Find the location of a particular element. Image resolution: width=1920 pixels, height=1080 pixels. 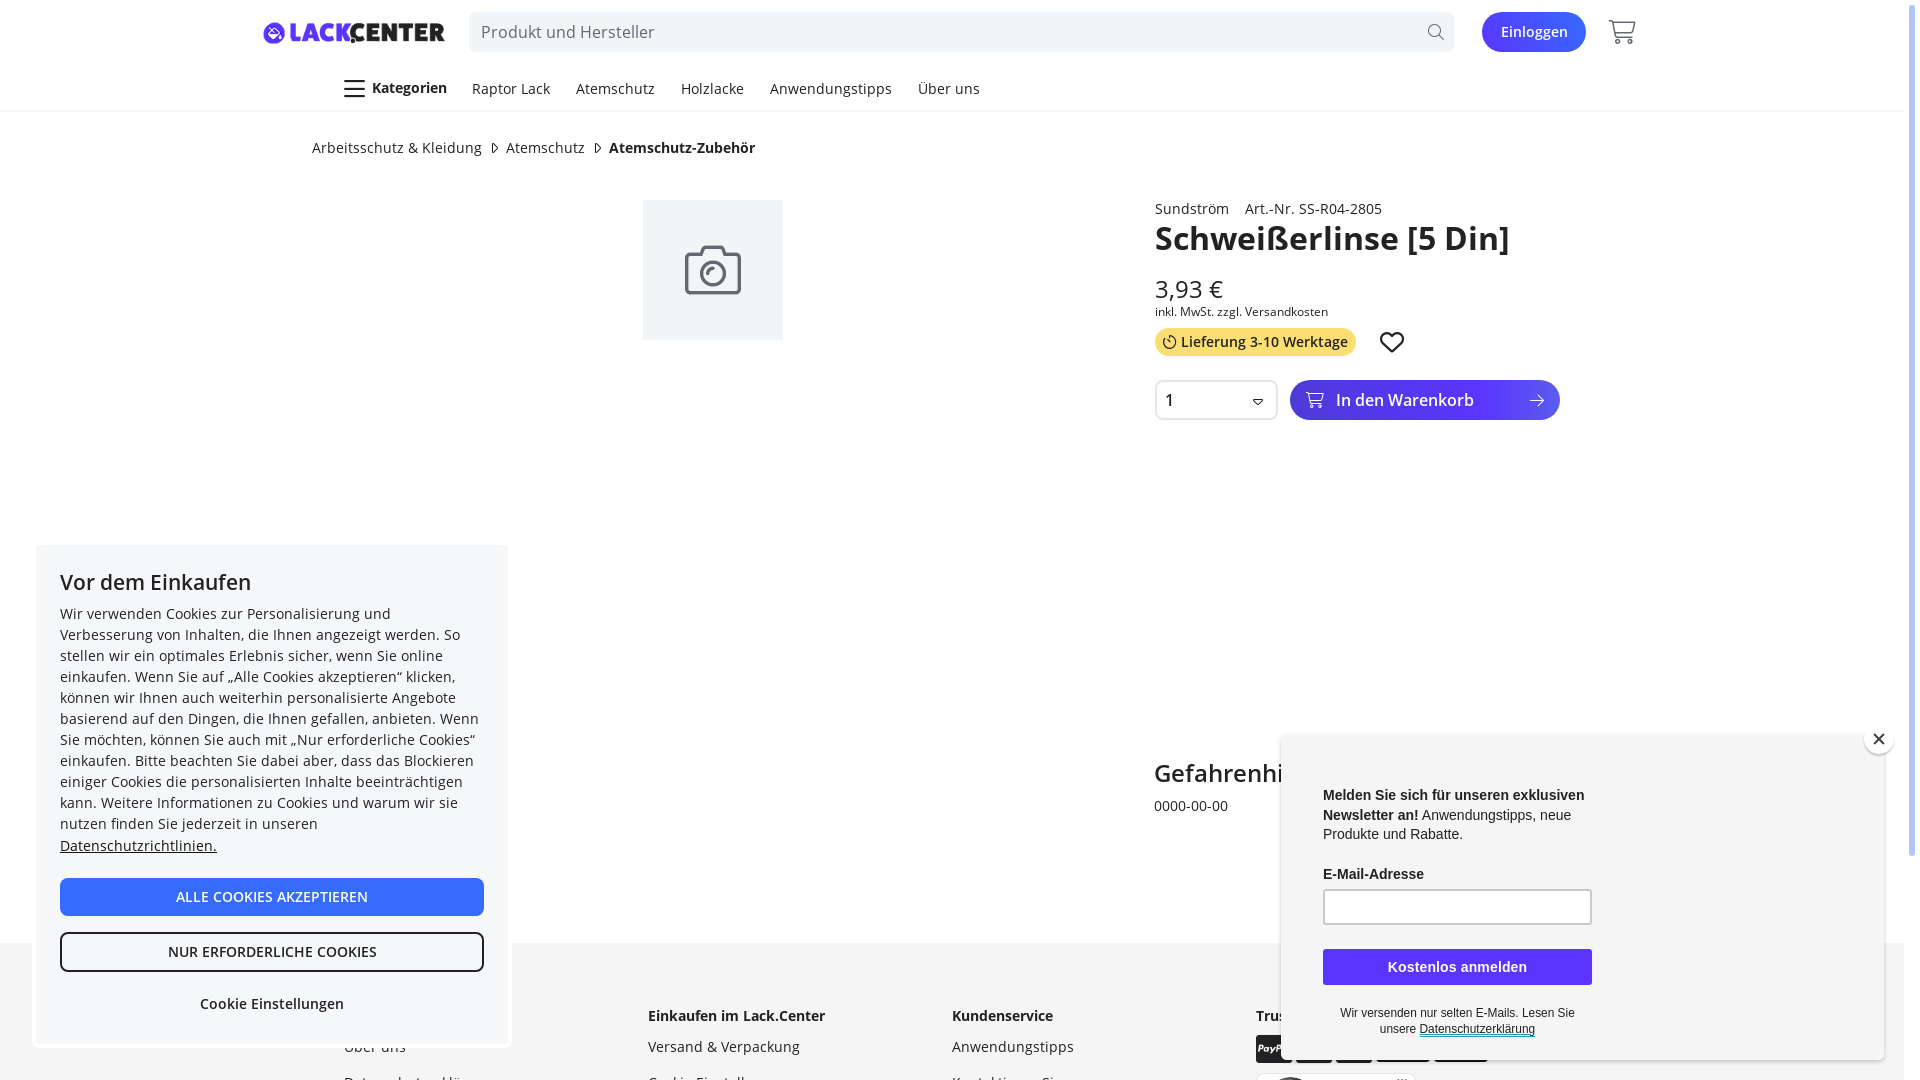

'Datenschutzrichtlinien.' is located at coordinates (59, 845).